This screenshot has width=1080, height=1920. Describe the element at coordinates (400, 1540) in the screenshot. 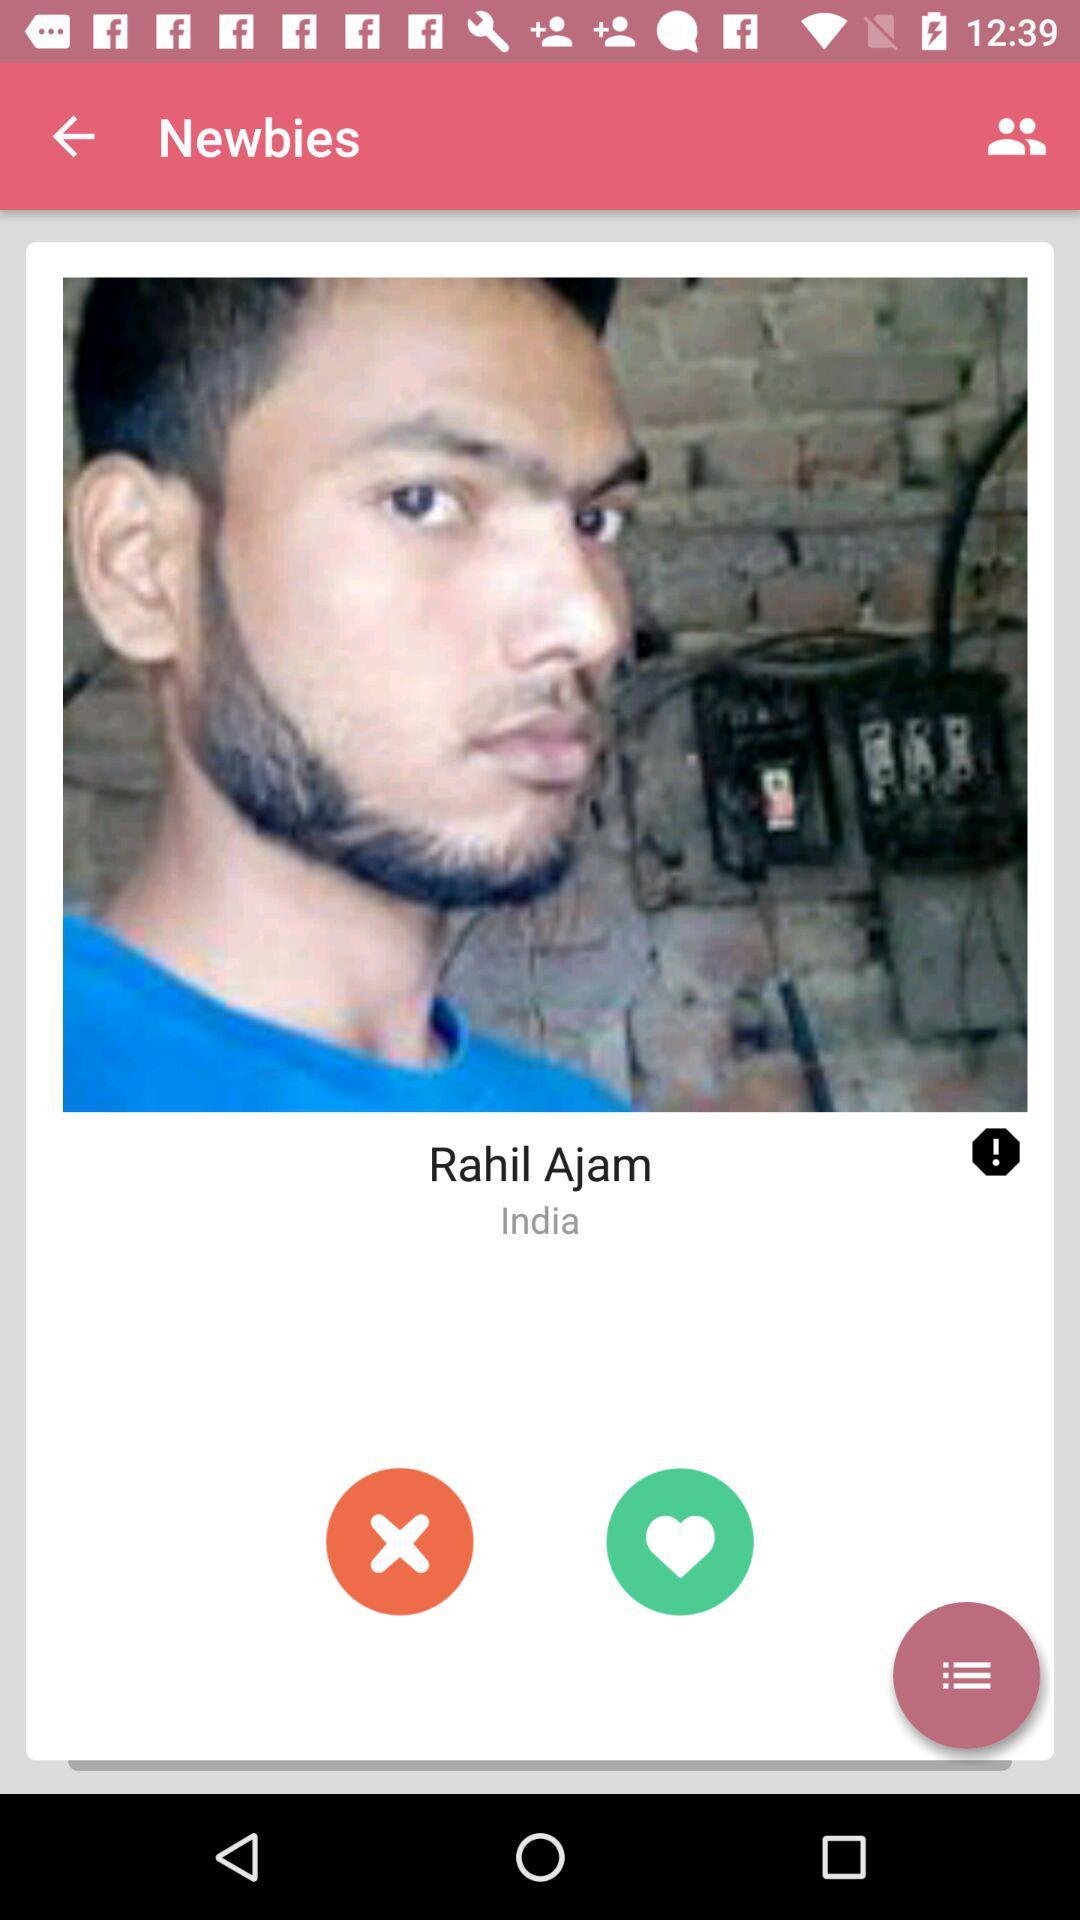

I see `and move on` at that location.